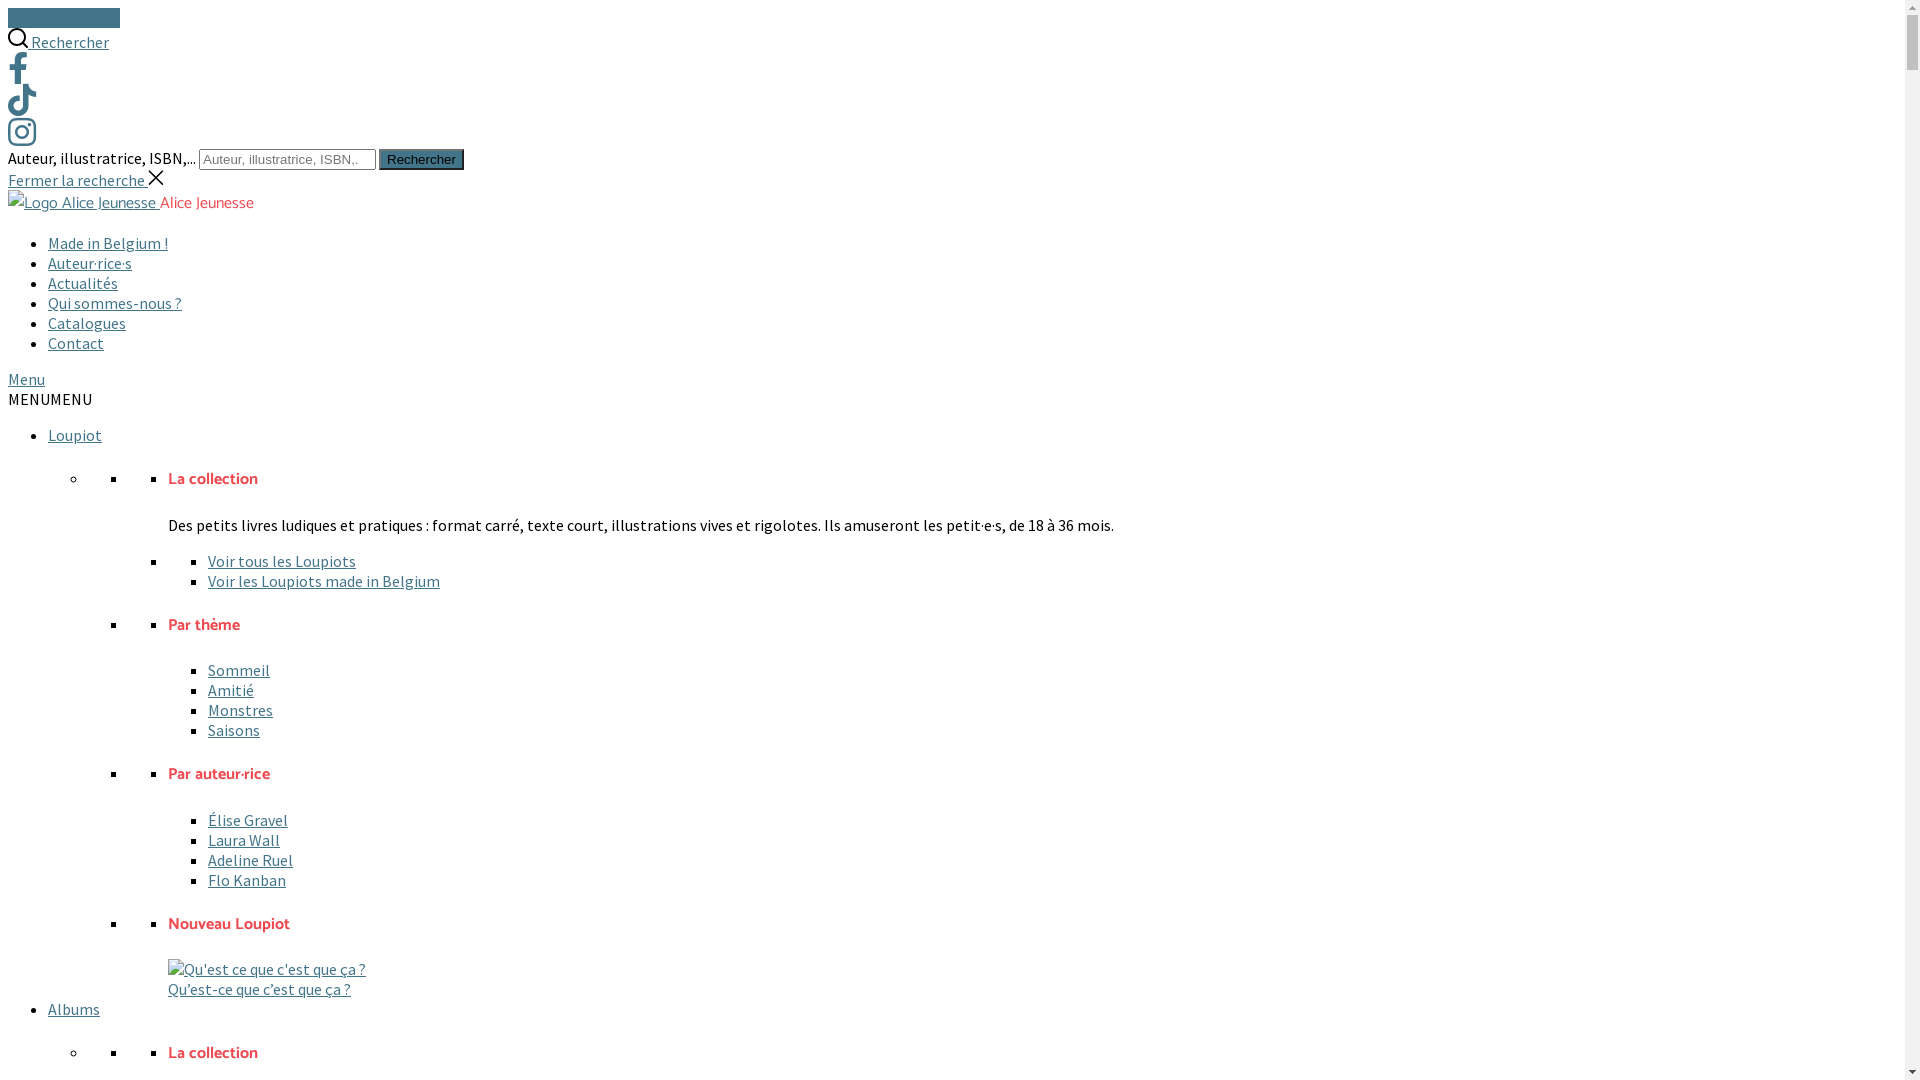 The height and width of the screenshot is (1080, 1920). What do you see at coordinates (48, 242) in the screenshot?
I see `'Made in Belgium !'` at bounding box center [48, 242].